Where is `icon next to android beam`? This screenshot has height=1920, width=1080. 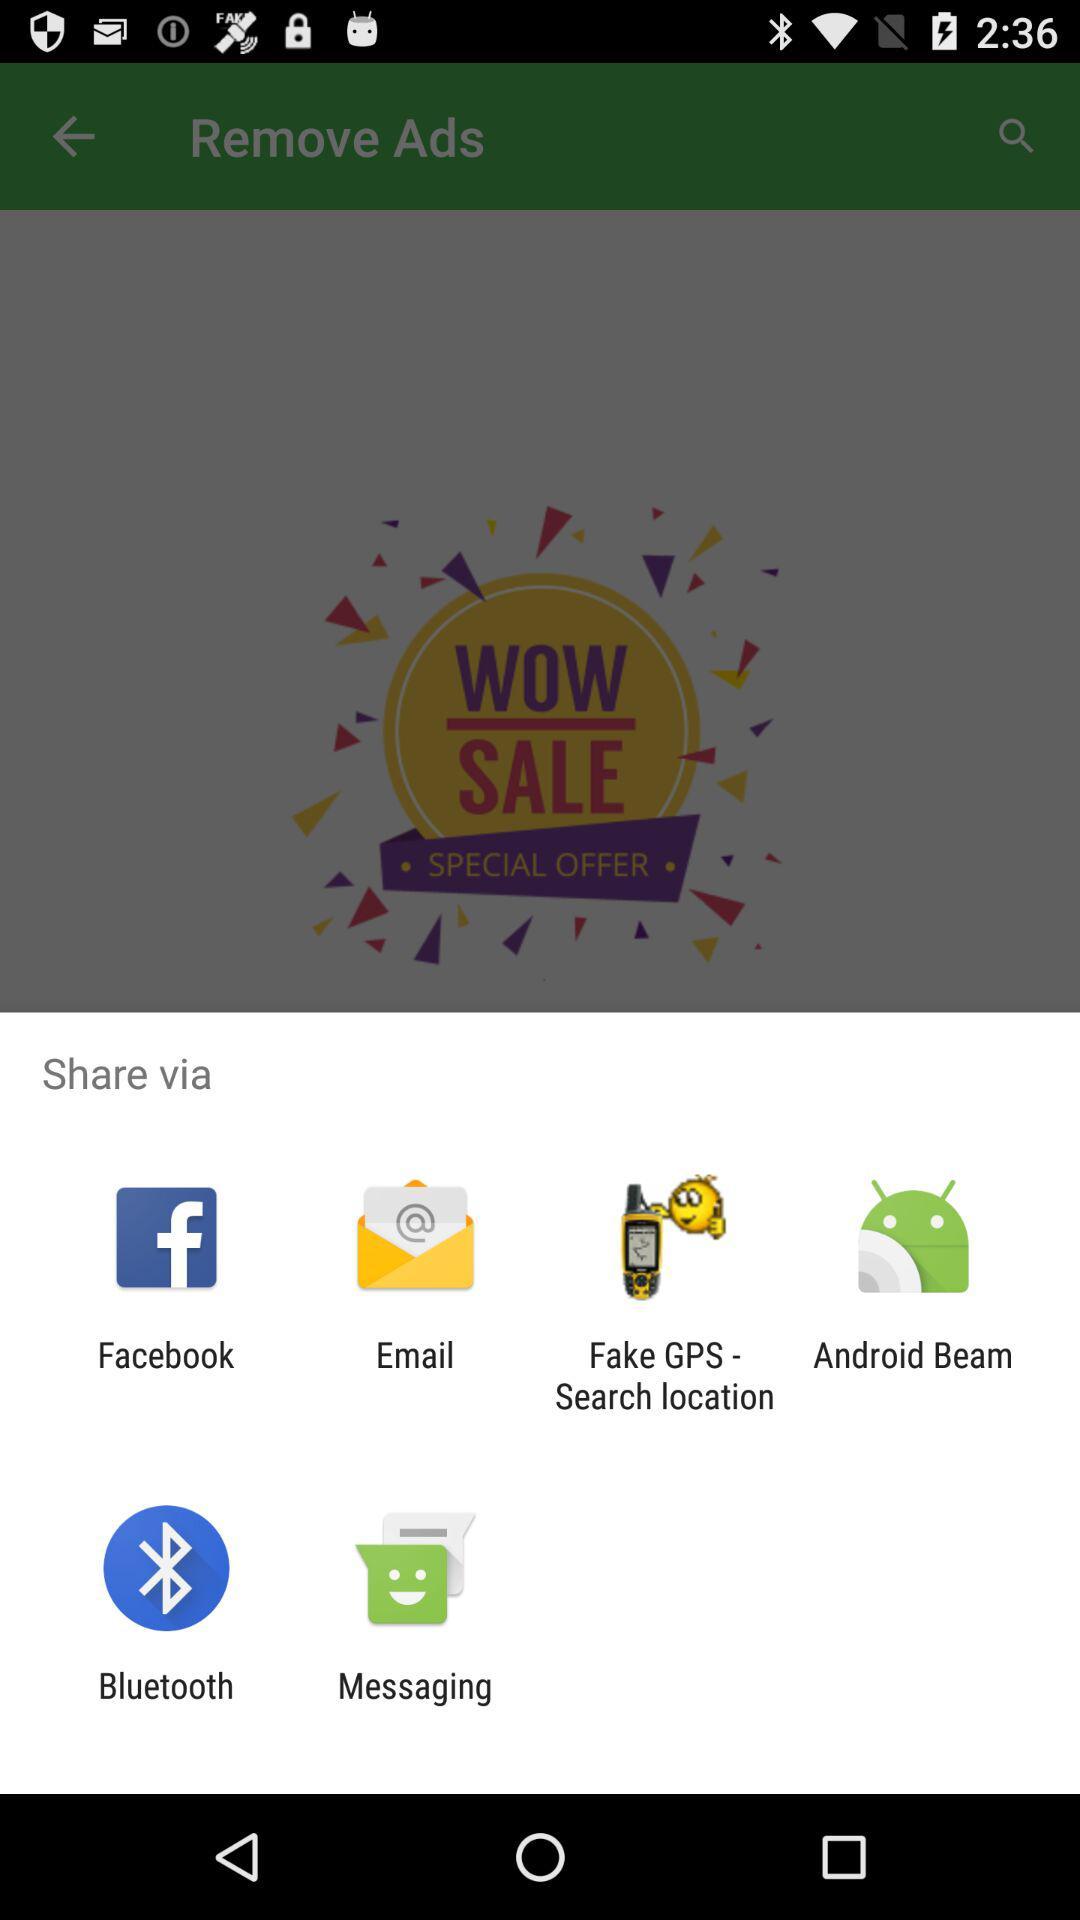 icon next to android beam is located at coordinates (664, 1374).